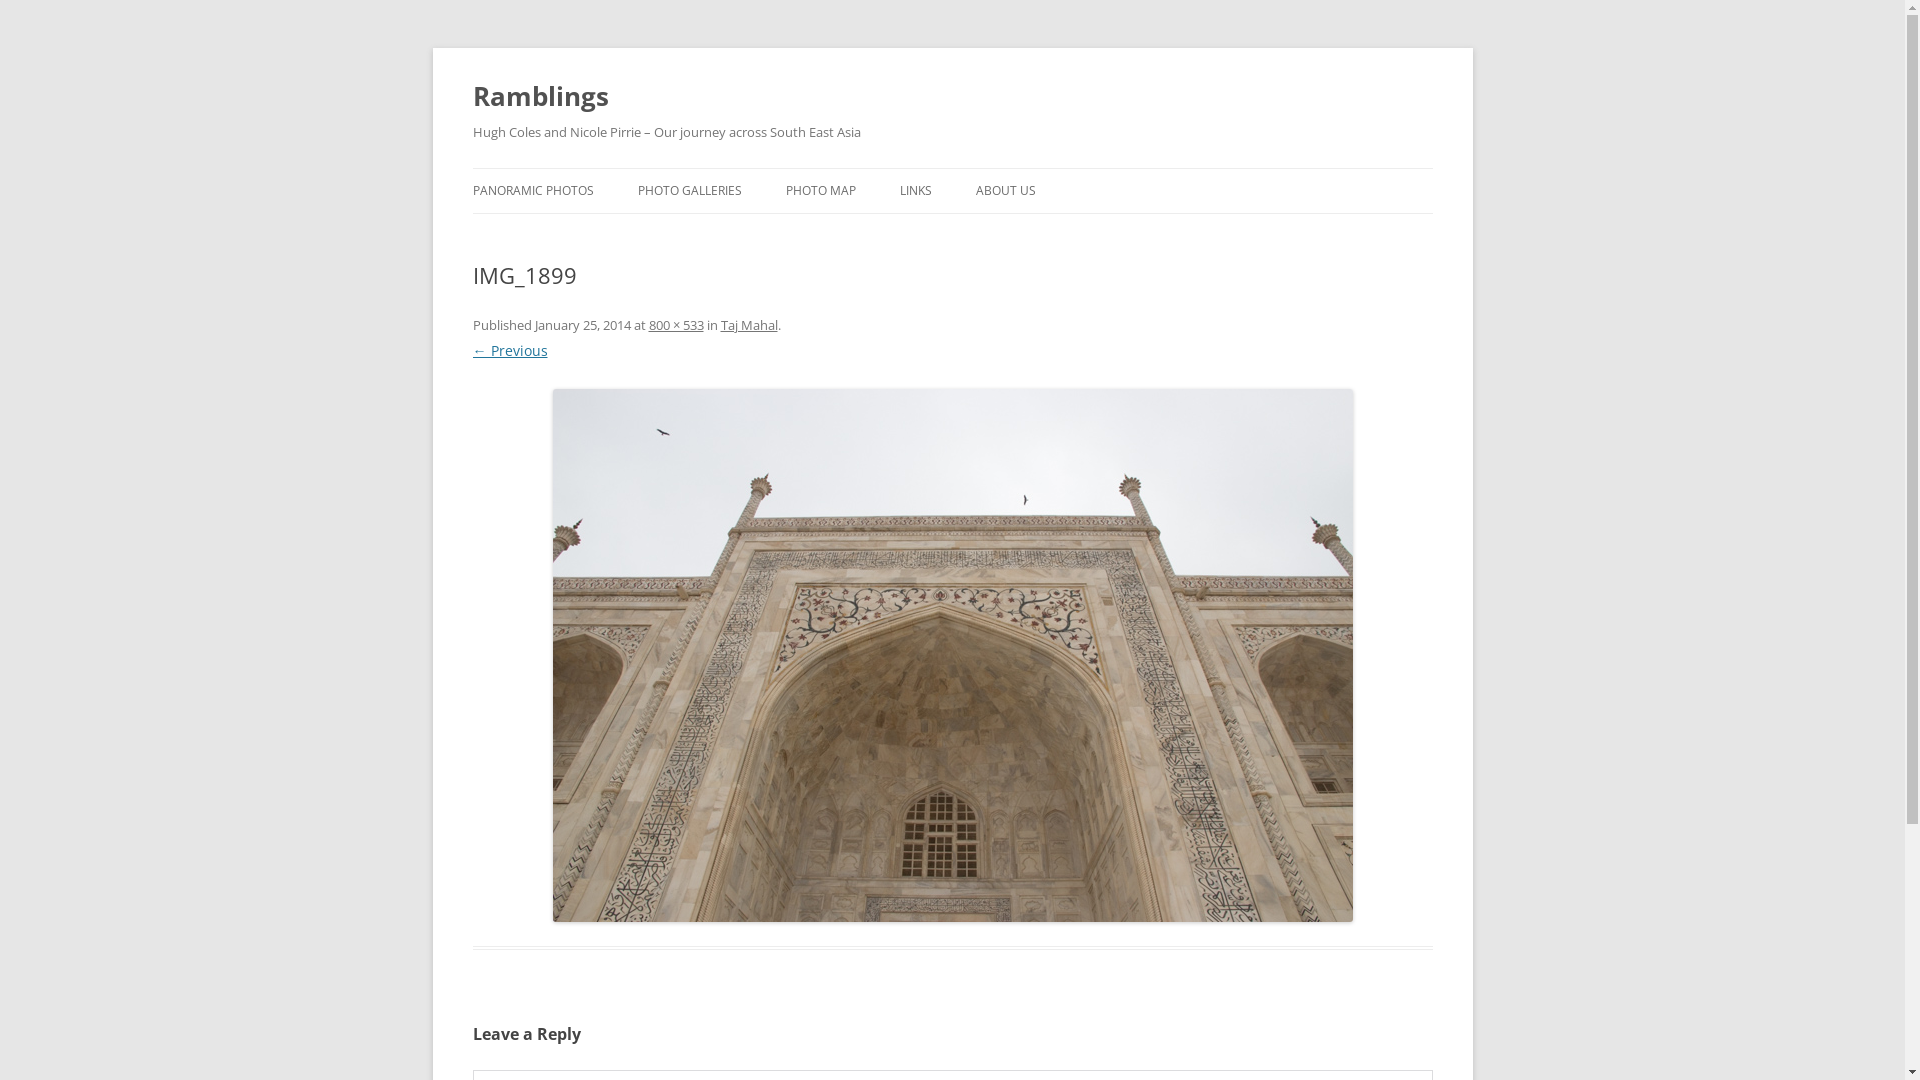  What do you see at coordinates (690, 191) in the screenshot?
I see `'PHOTO GALLERIES'` at bounding box center [690, 191].